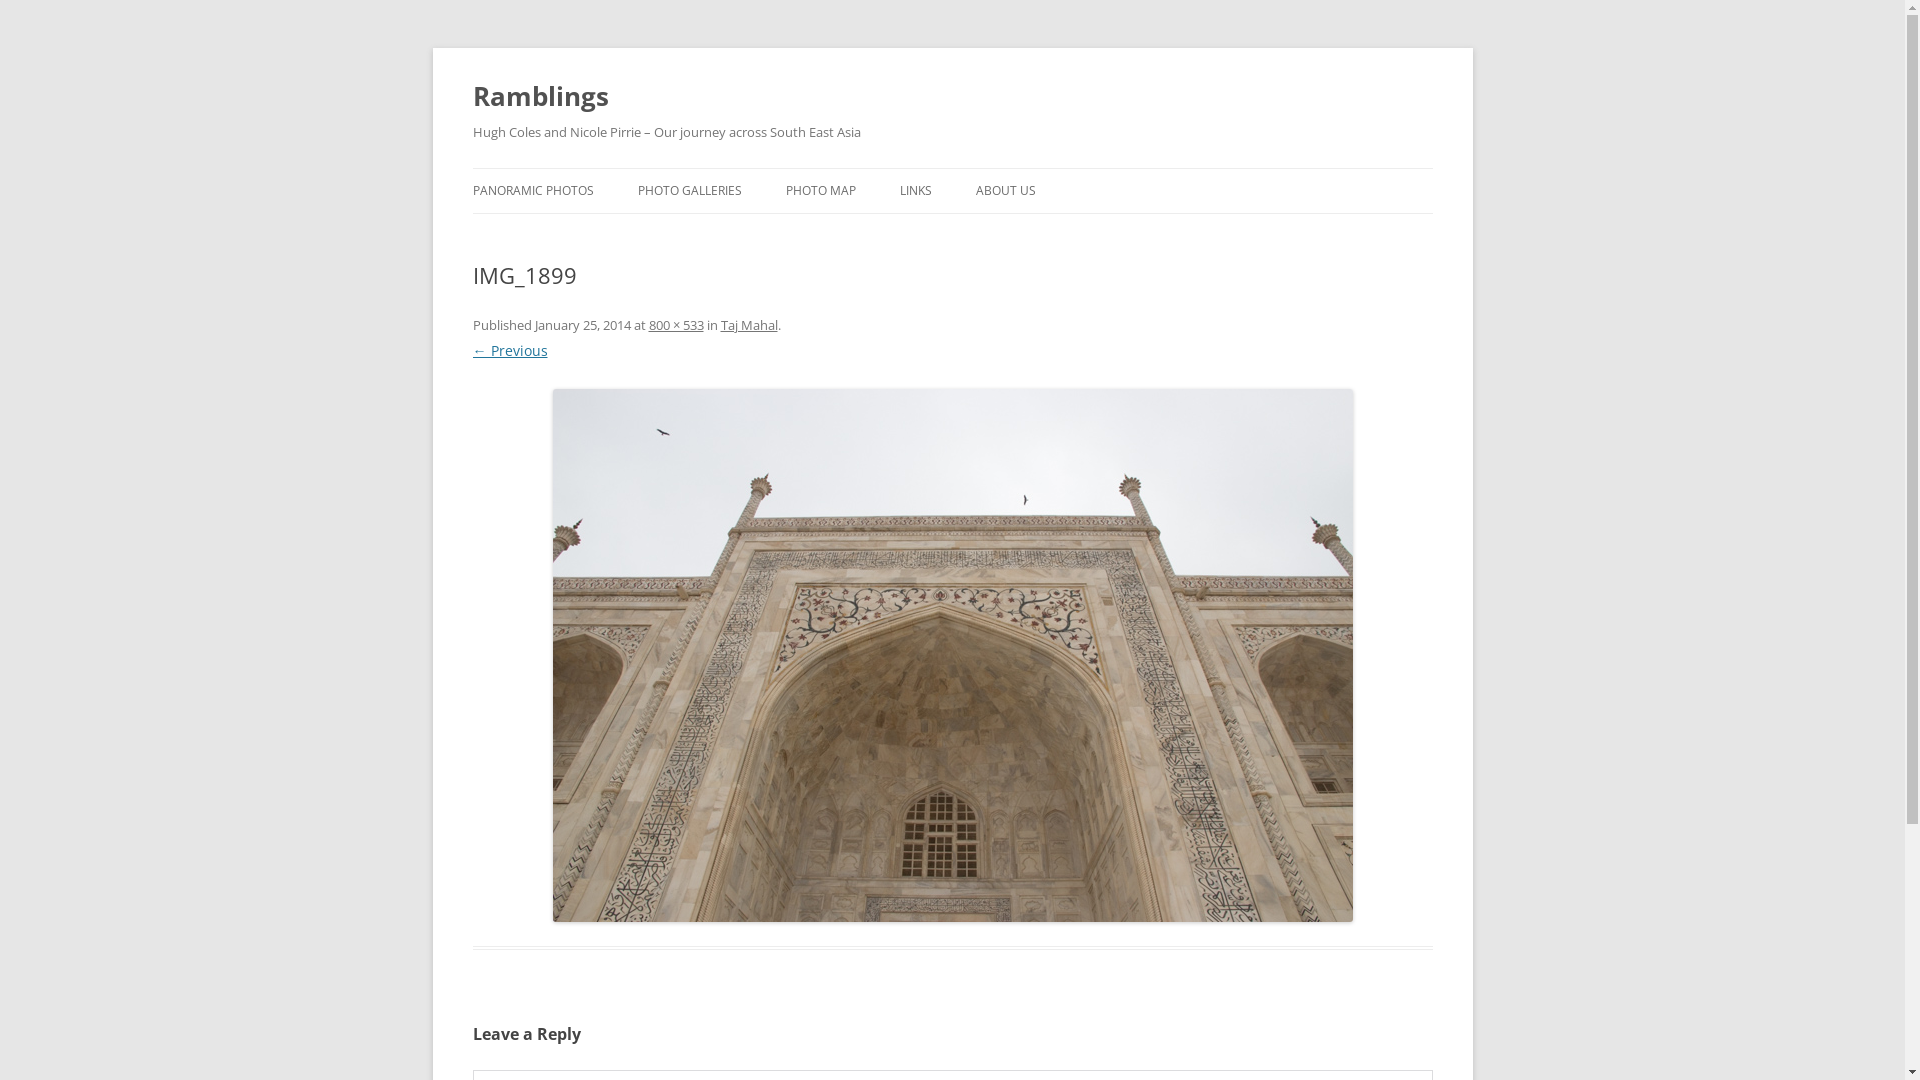  What do you see at coordinates (690, 191) in the screenshot?
I see `'PHOTO GALLERIES'` at bounding box center [690, 191].